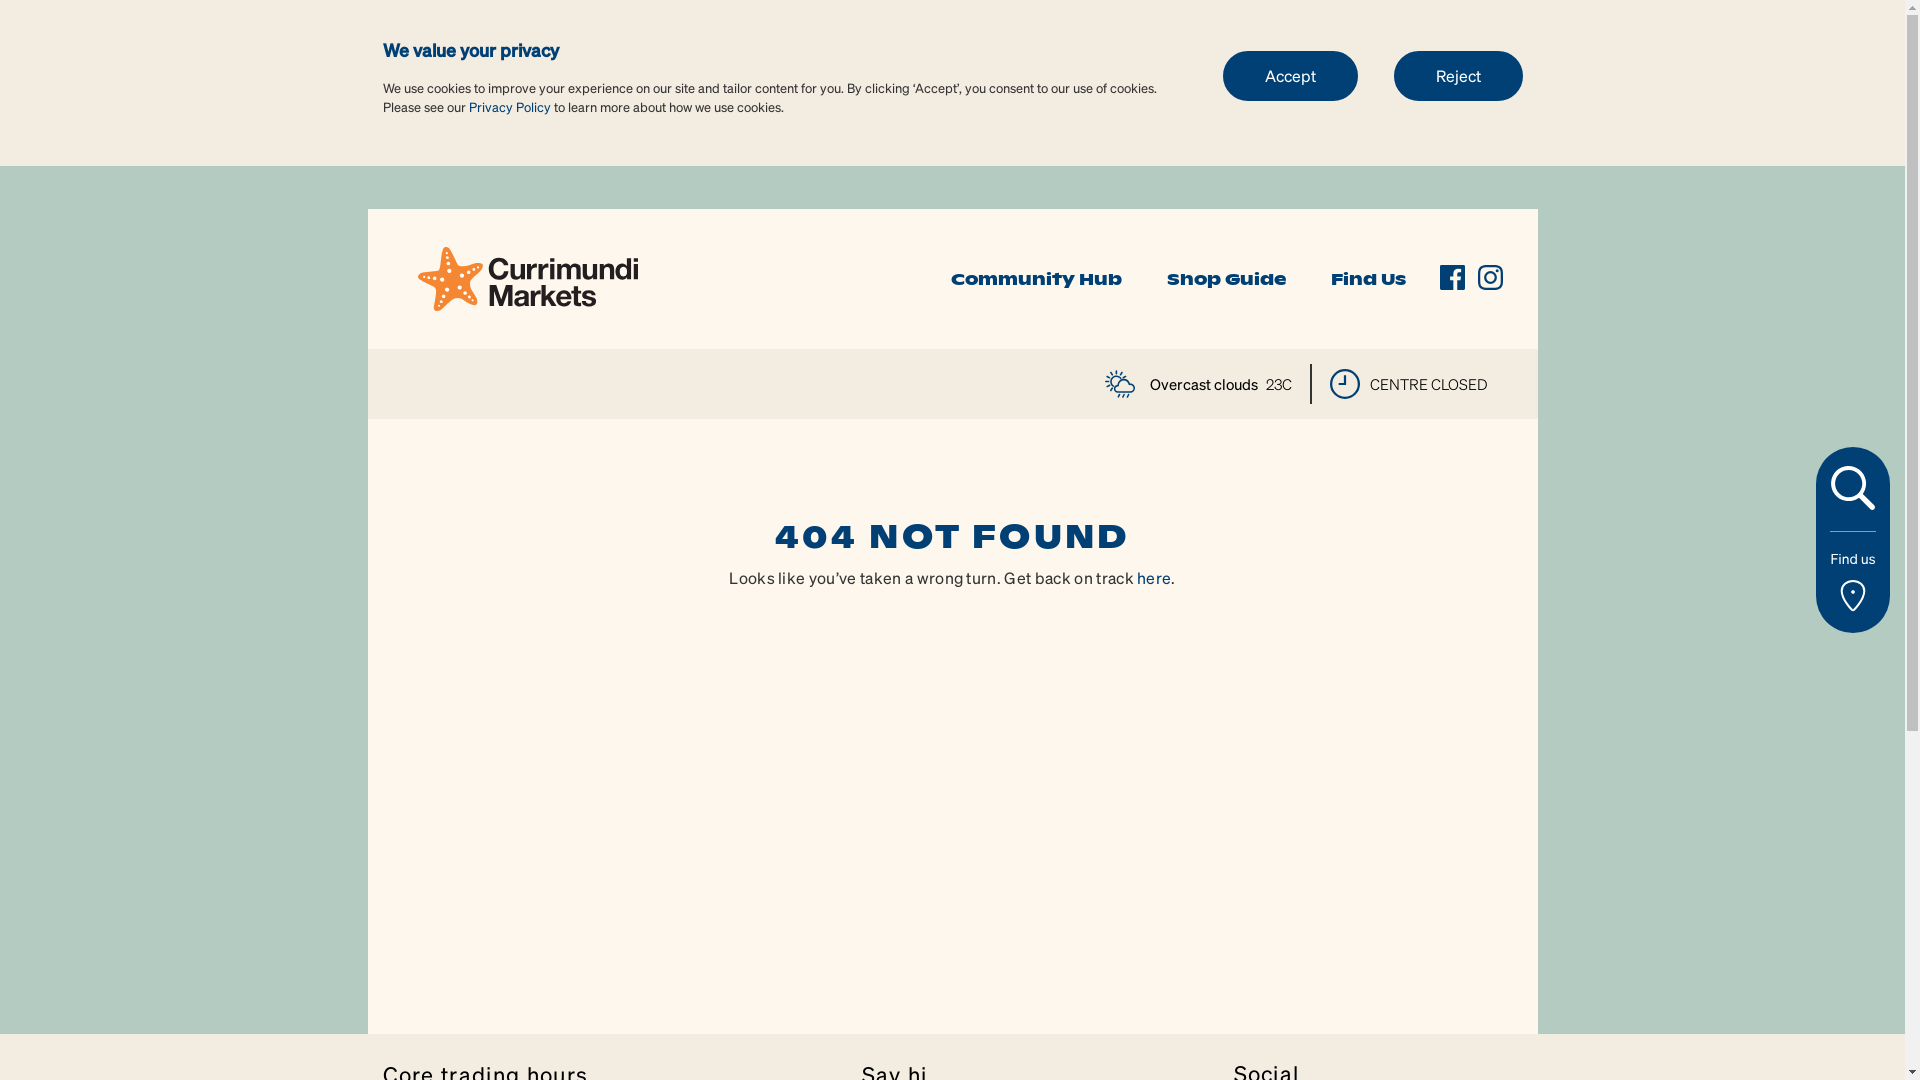 This screenshot has width=1920, height=1080. What do you see at coordinates (1153, 577) in the screenshot?
I see `'here'` at bounding box center [1153, 577].